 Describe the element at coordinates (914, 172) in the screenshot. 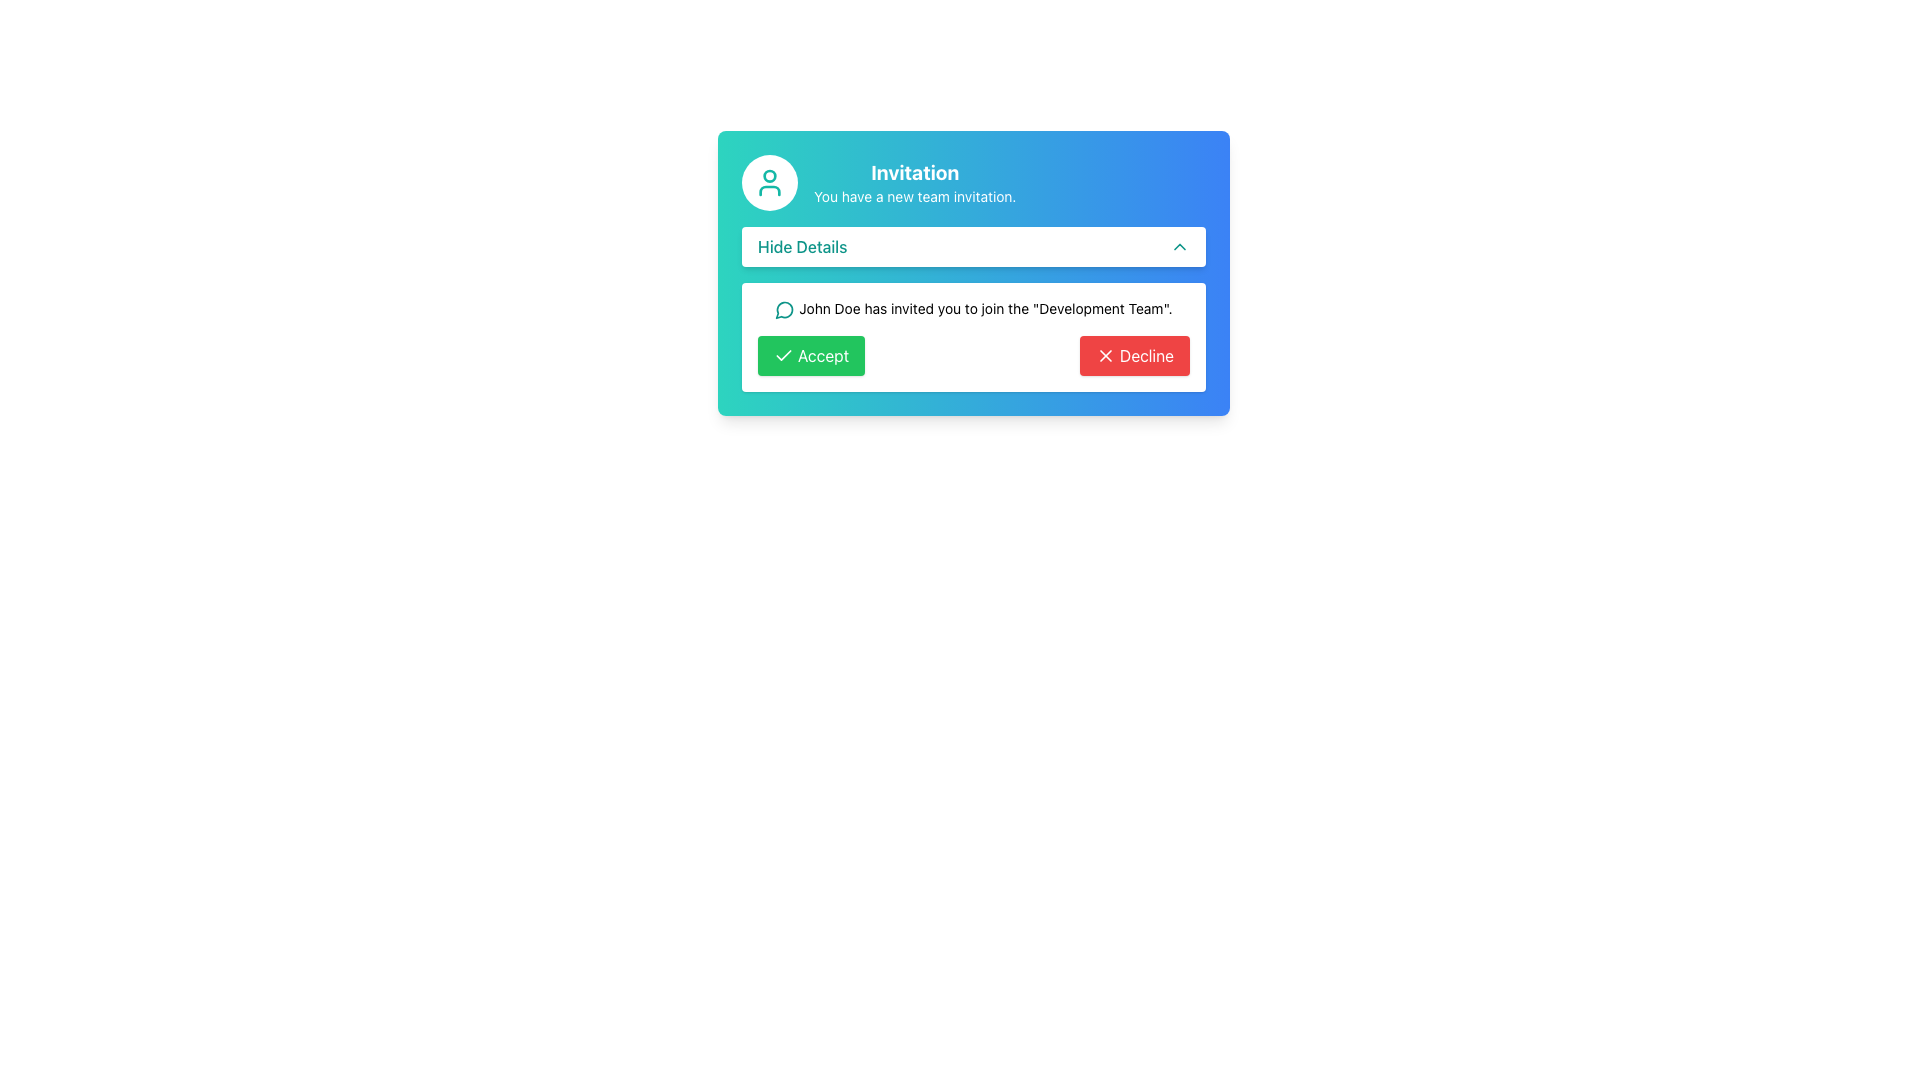

I see `the bold title text reading 'Invitation', which is prominently displayed in a blue header box at the top-center of the panel` at that location.